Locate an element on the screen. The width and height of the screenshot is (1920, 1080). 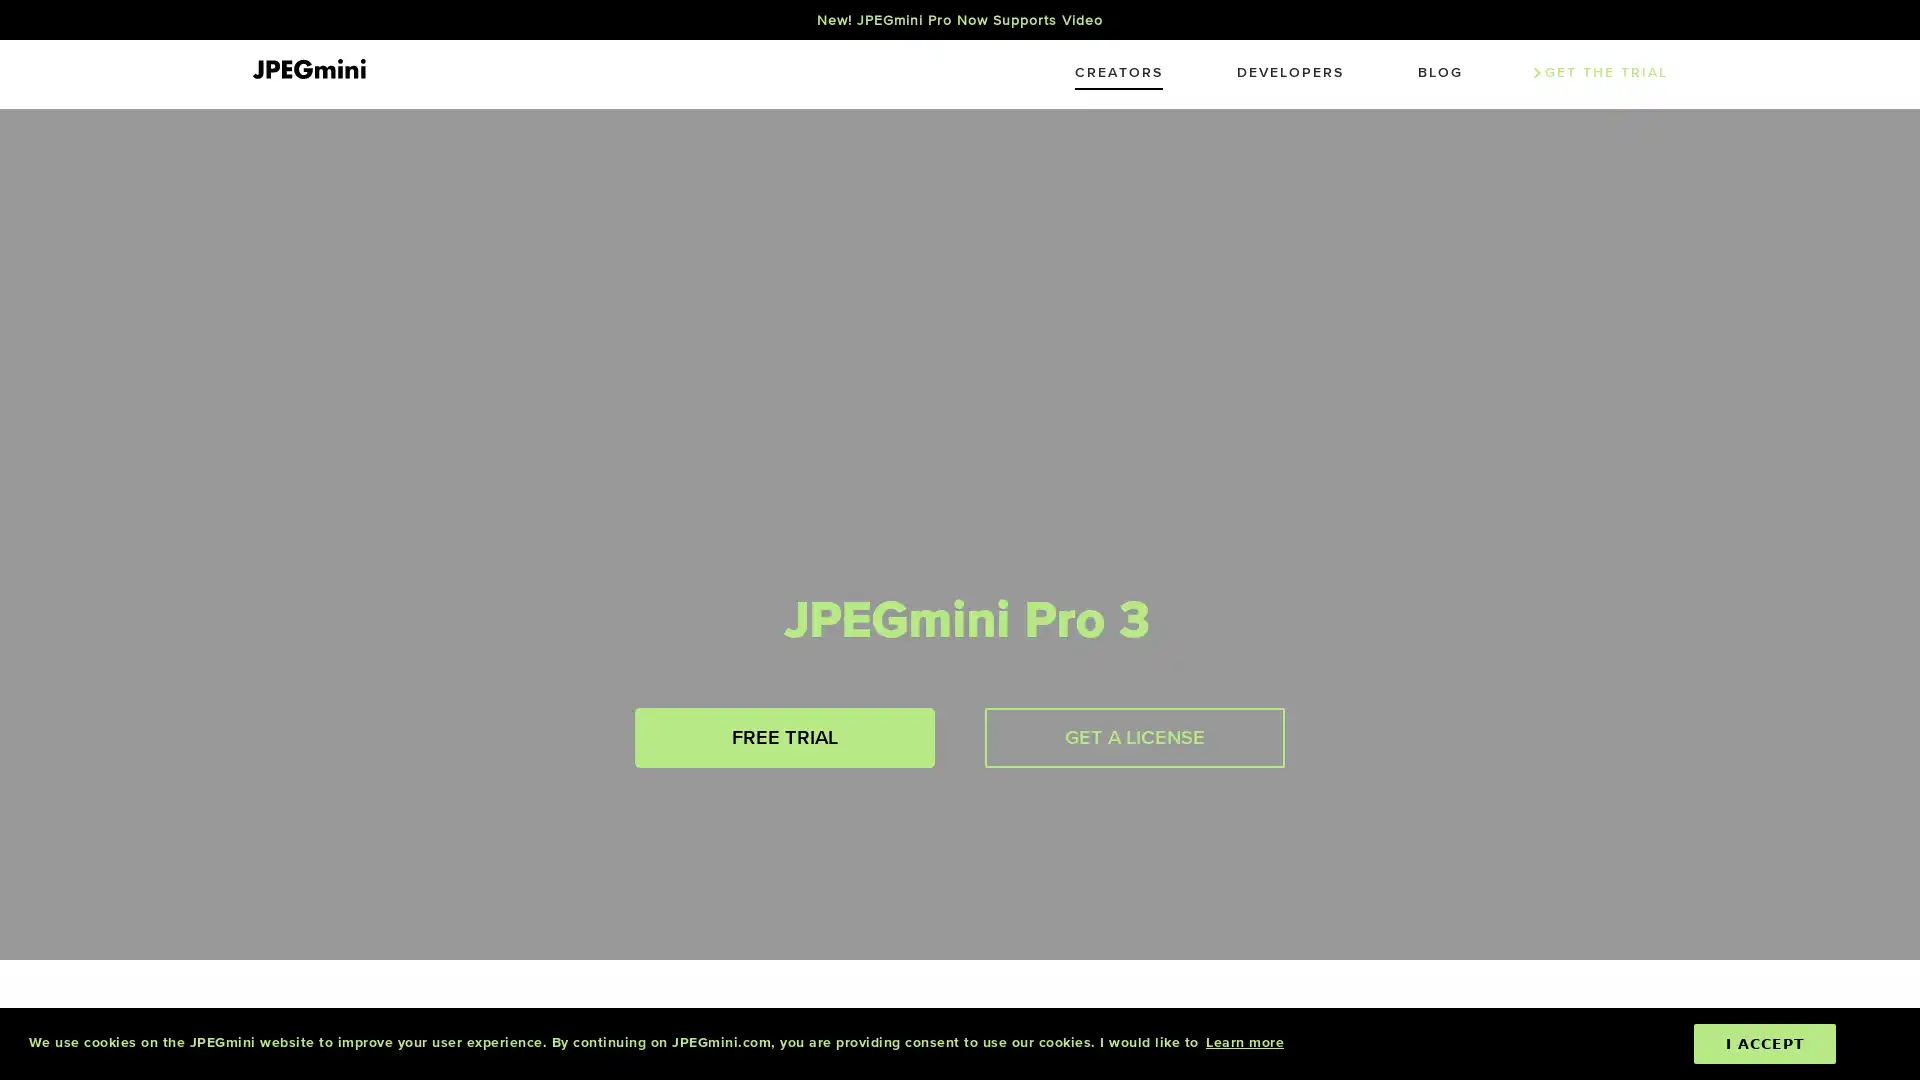
learn more about cookies is located at coordinates (1243, 1042).